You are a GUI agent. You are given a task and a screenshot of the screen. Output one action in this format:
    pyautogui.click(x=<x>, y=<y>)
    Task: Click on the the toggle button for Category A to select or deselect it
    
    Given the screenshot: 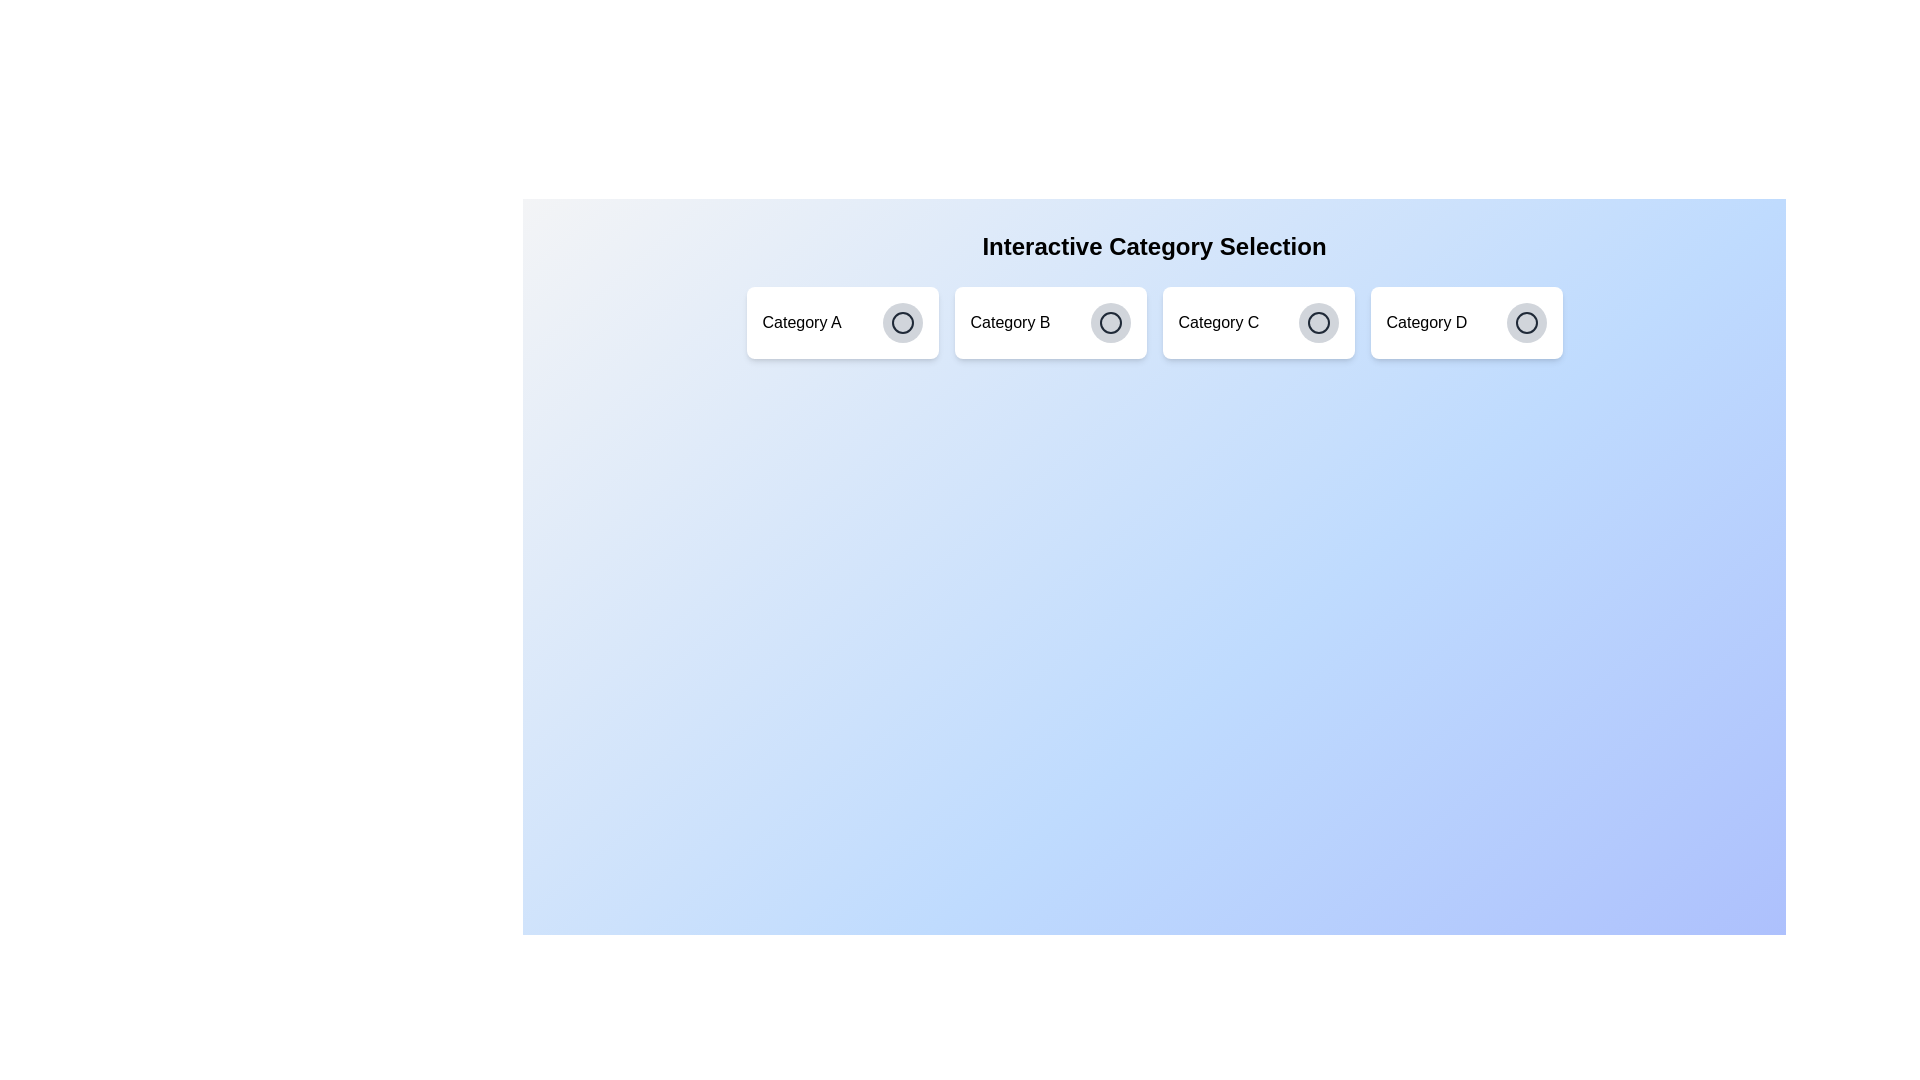 What is the action you would take?
    pyautogui.click(x=901, y=322)
    